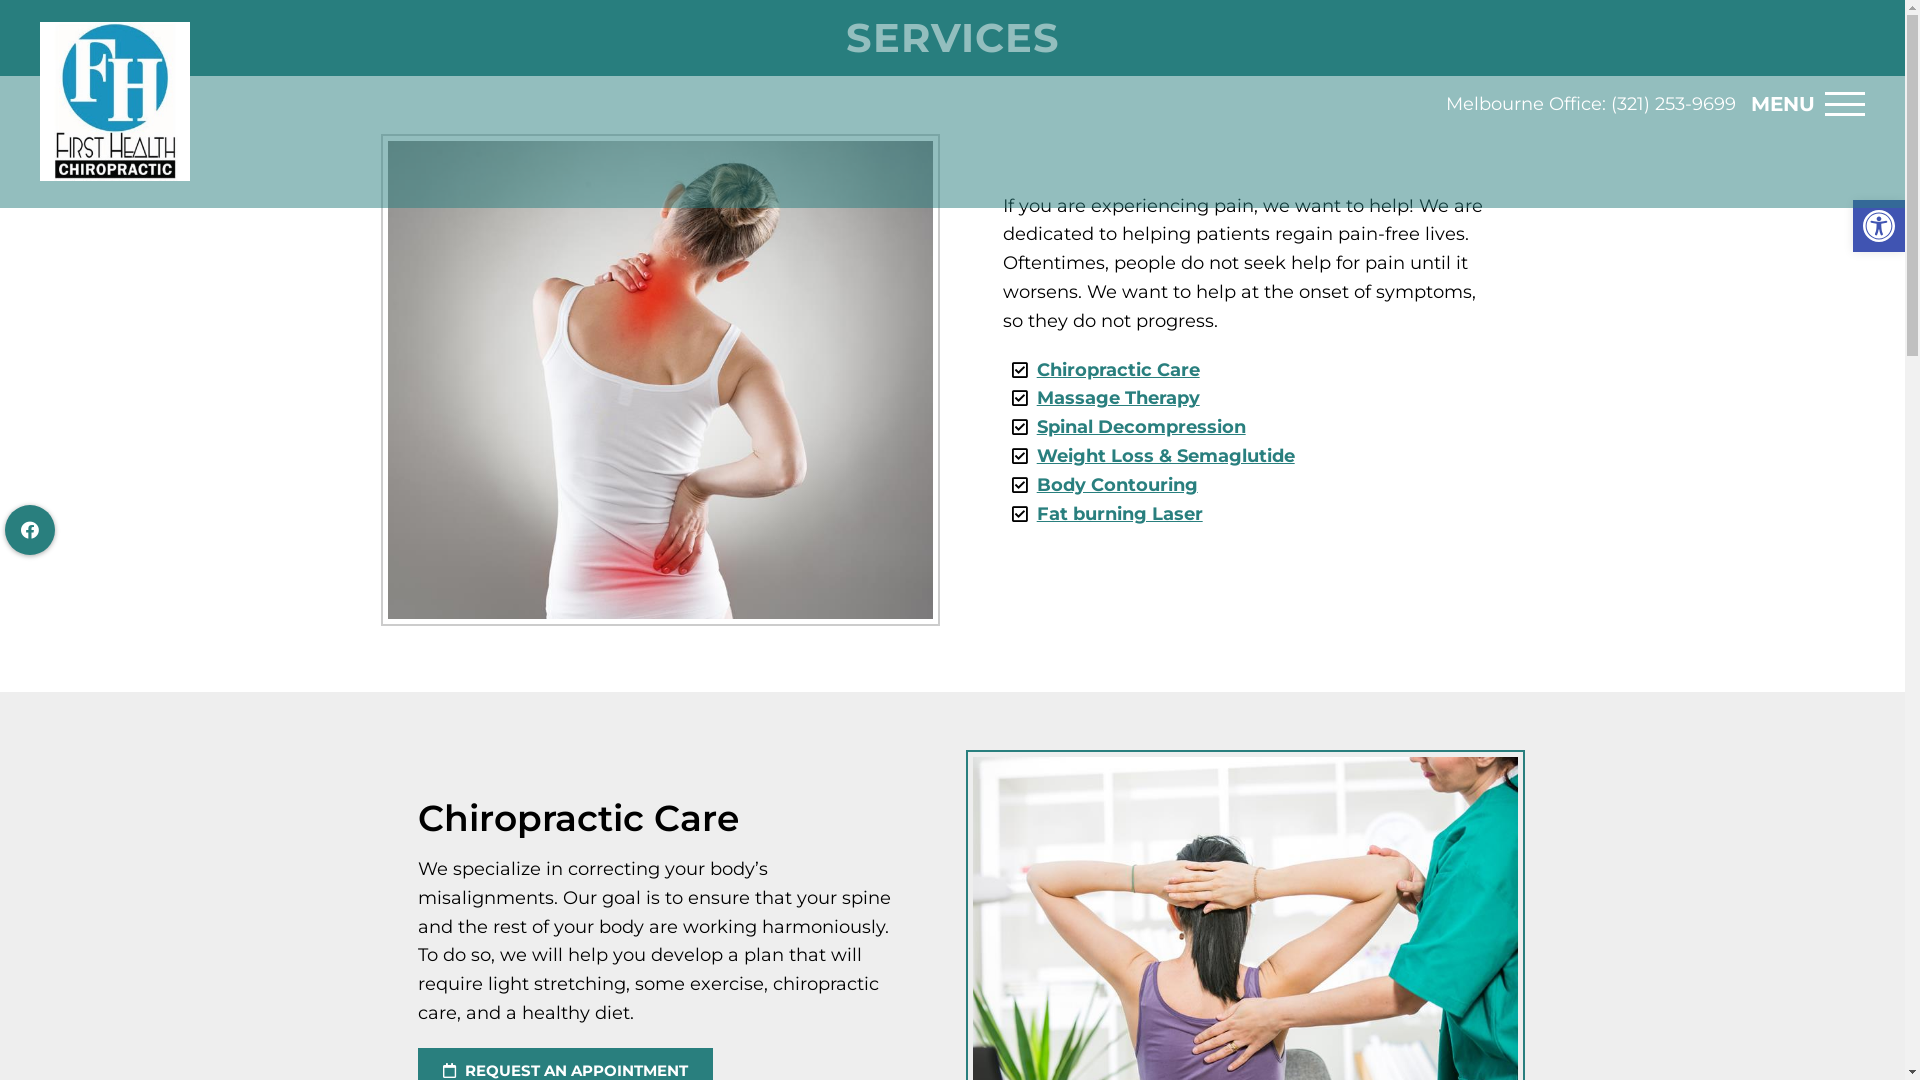  Describe the element at coordinates (1117, 397) in the screenshot. I see `'Massage Therapy'` at that location.